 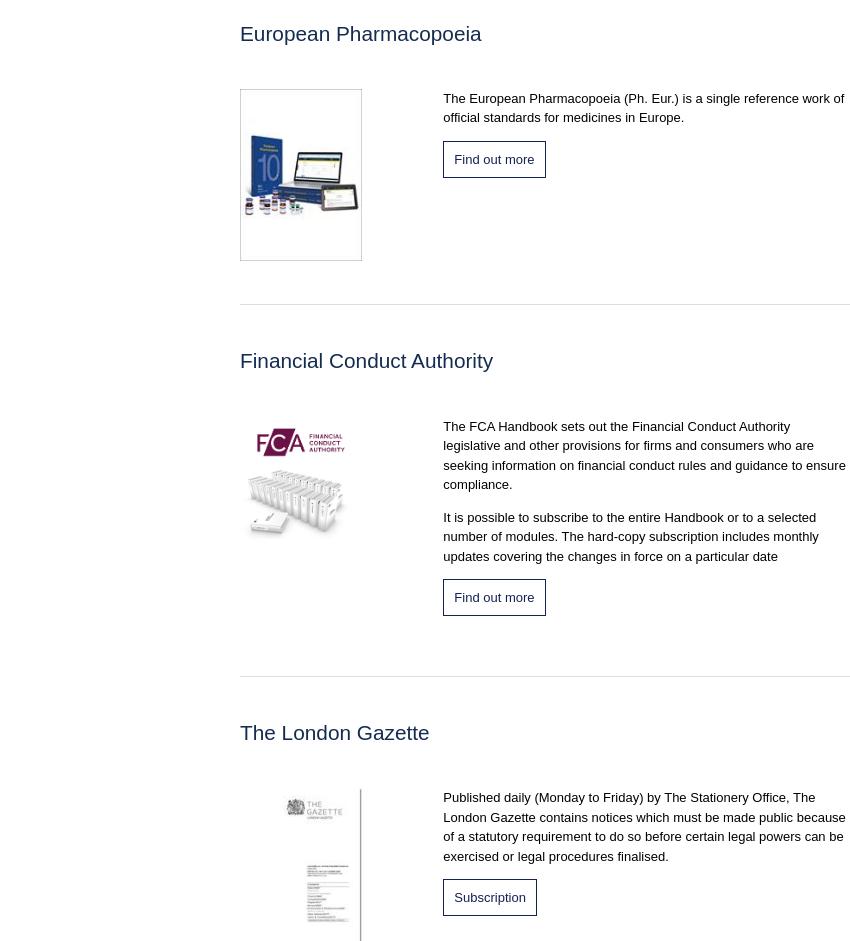 What do you see at coordinates (494, 157) in the screenshot?
I see `'Find out
					 more'` at bounding box center [494, 157].